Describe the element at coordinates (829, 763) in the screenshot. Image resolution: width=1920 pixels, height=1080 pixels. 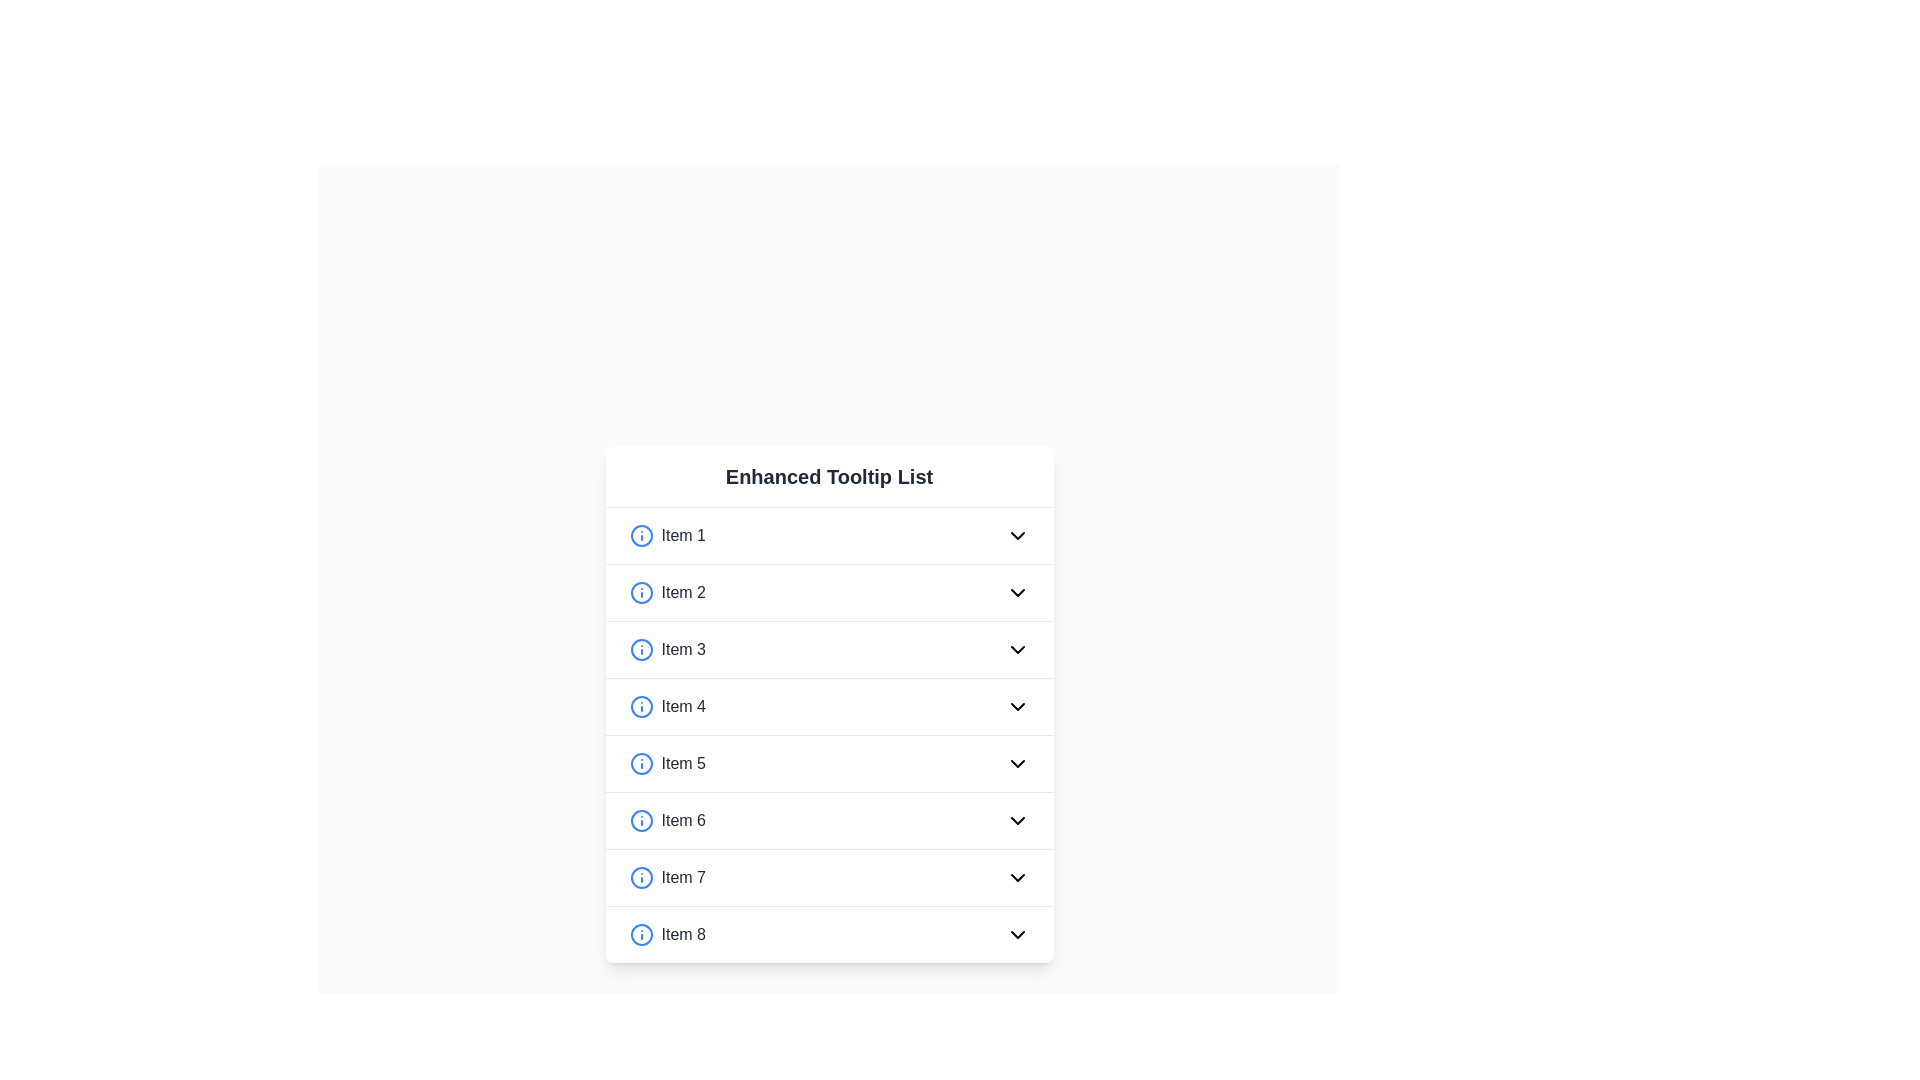
I see `the chevron on the fifth list item, which reveals a dropdown for more details or actions related to 'Item 5'` at that location.